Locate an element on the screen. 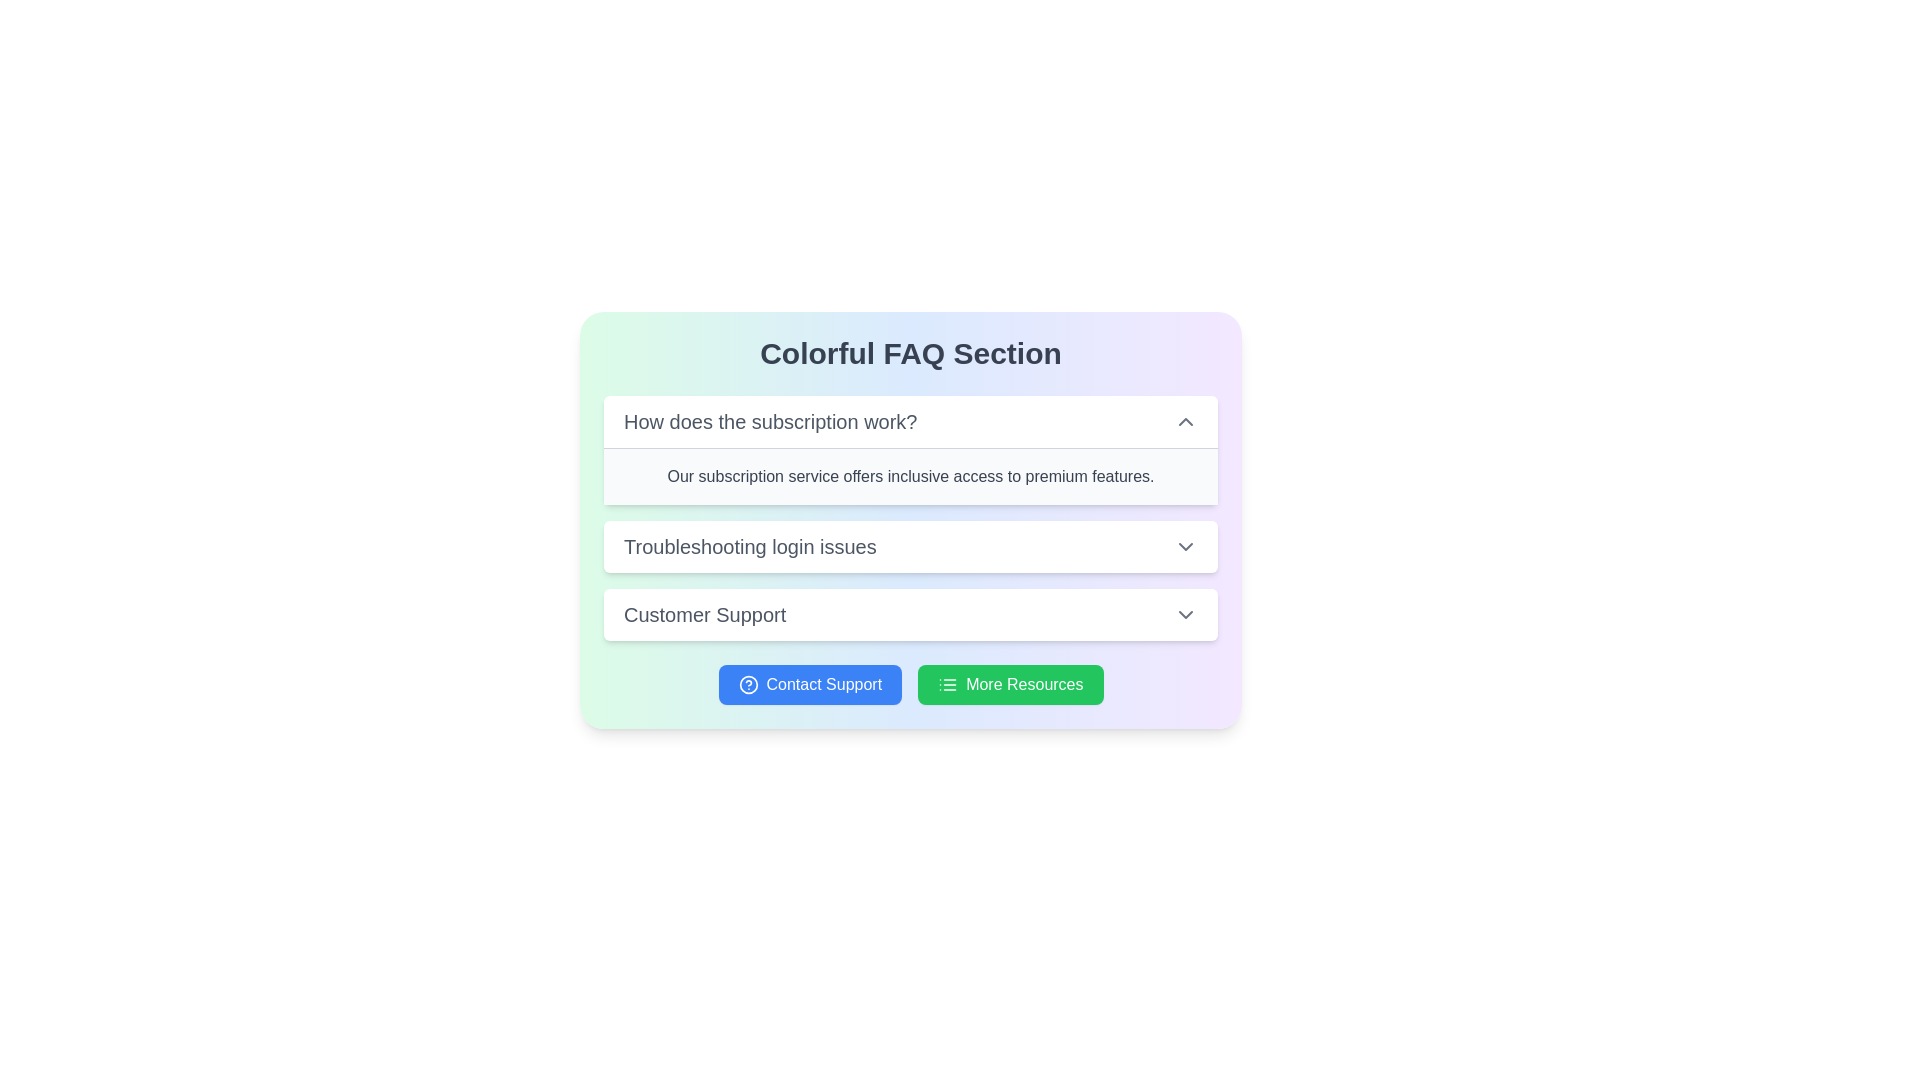 The width and height of the screenshot is (1920, 1080). the 'Customer Support' text label is located at coordinates (705, 613).